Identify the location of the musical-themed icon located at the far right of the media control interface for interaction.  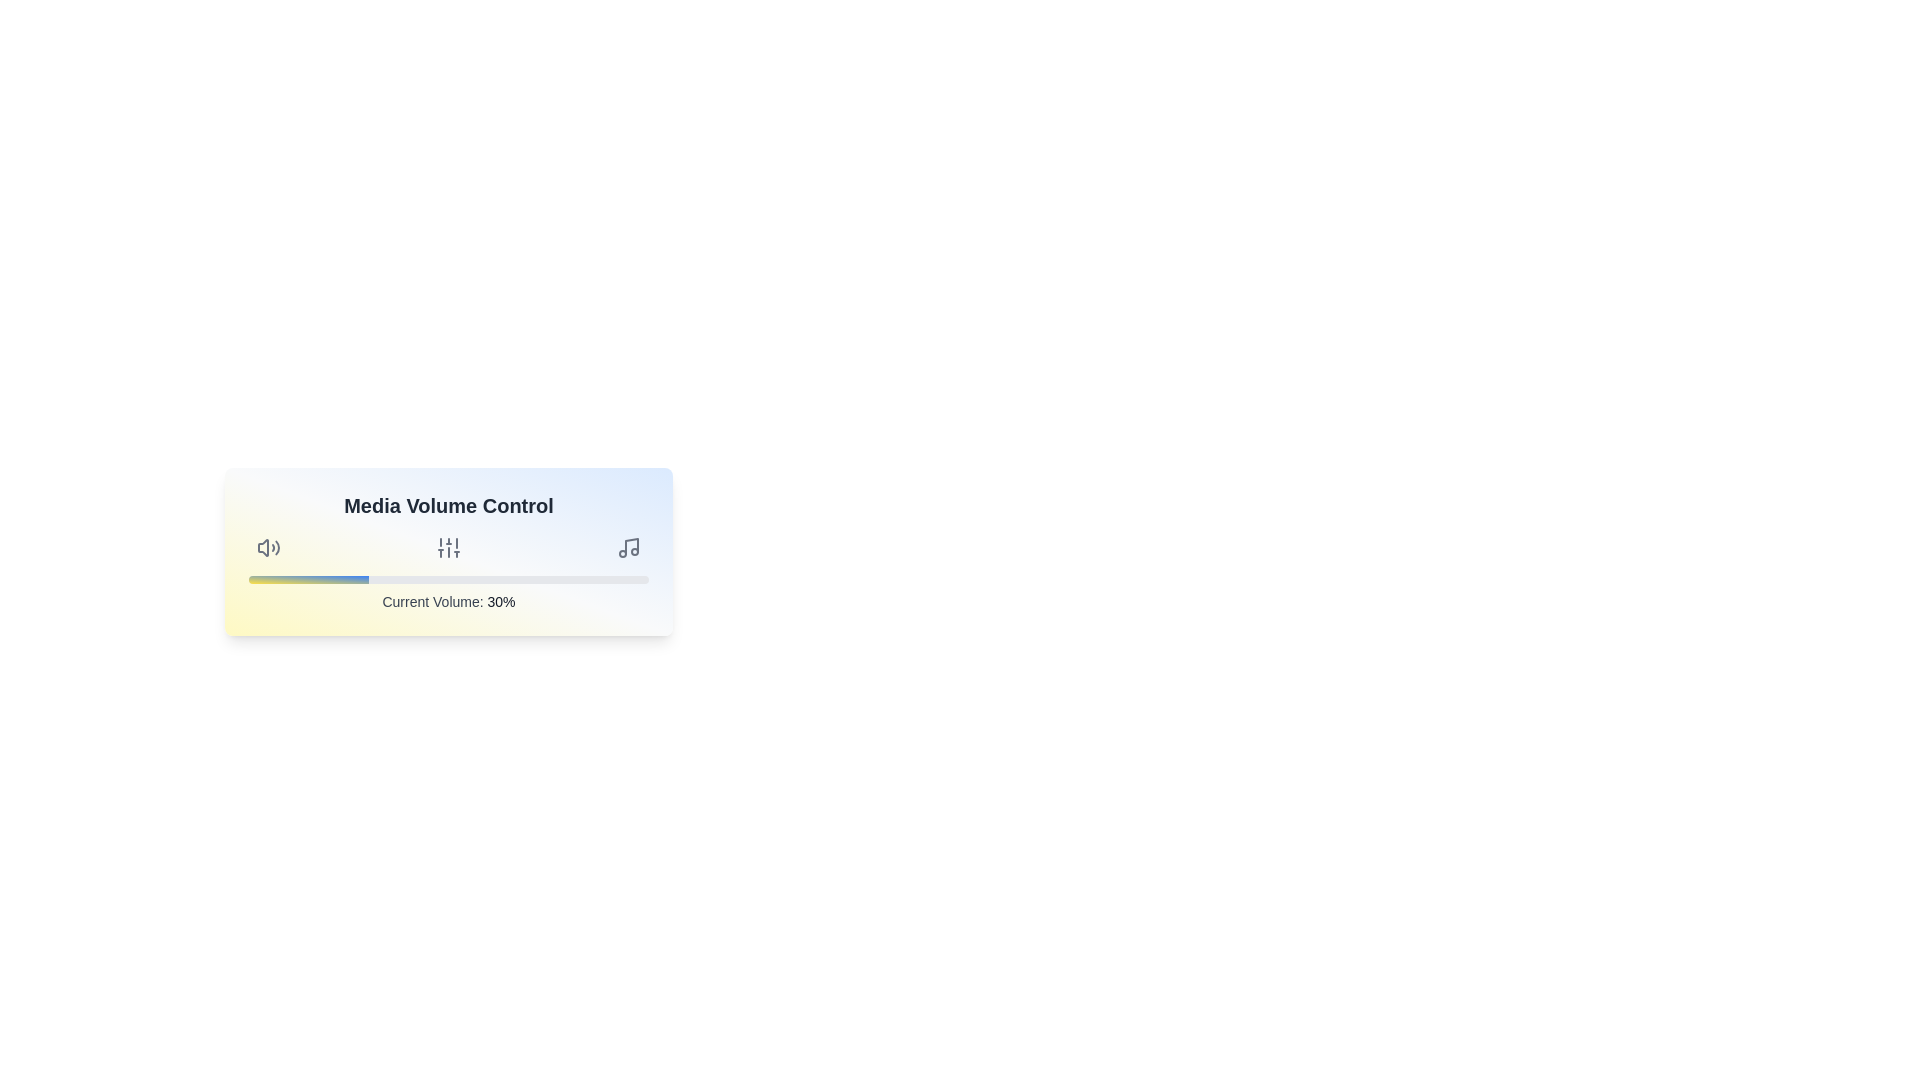
(631, 546).